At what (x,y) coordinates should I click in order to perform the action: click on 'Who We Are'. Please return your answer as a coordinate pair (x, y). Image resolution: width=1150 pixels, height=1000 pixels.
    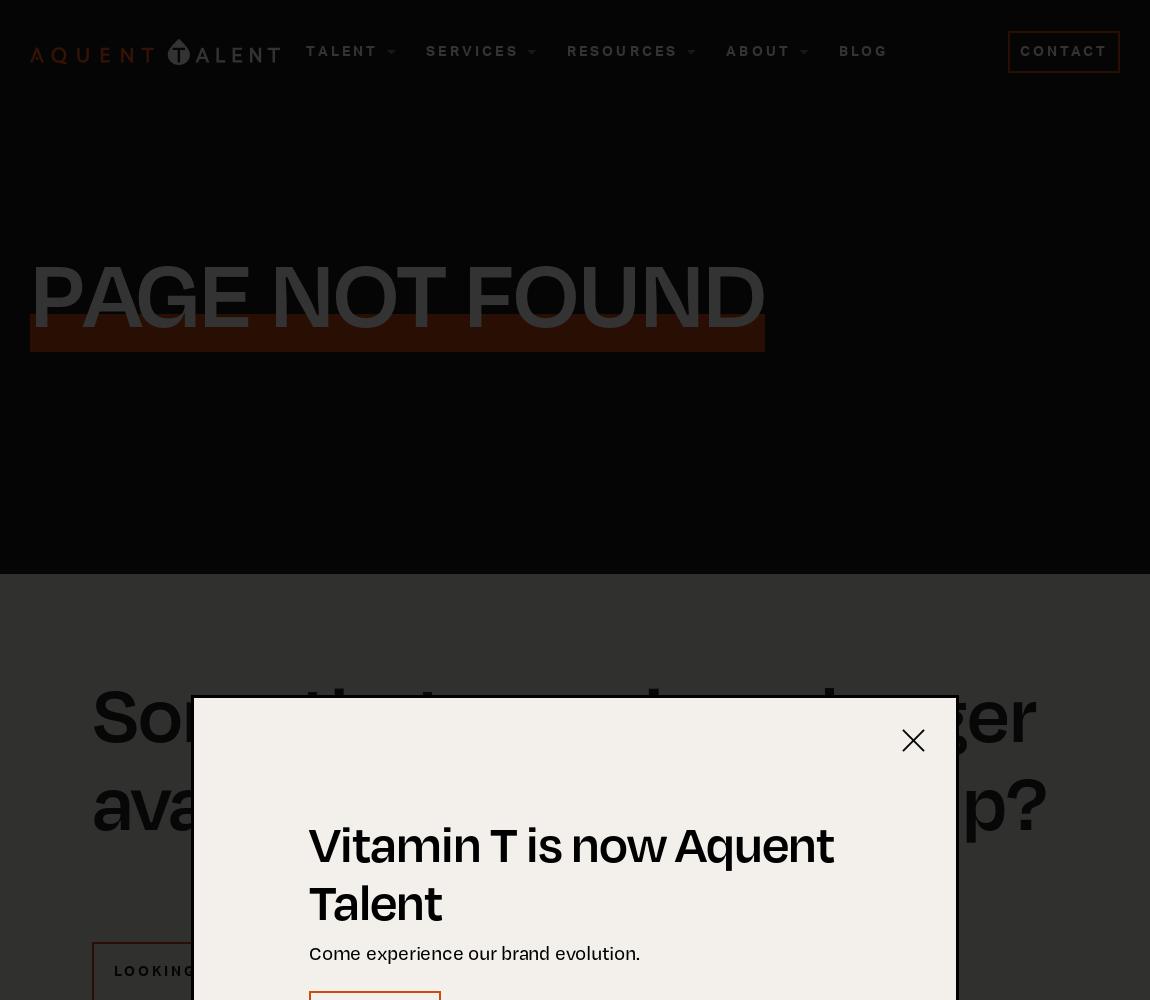
    Looking at the image, I should click on (772, 147).